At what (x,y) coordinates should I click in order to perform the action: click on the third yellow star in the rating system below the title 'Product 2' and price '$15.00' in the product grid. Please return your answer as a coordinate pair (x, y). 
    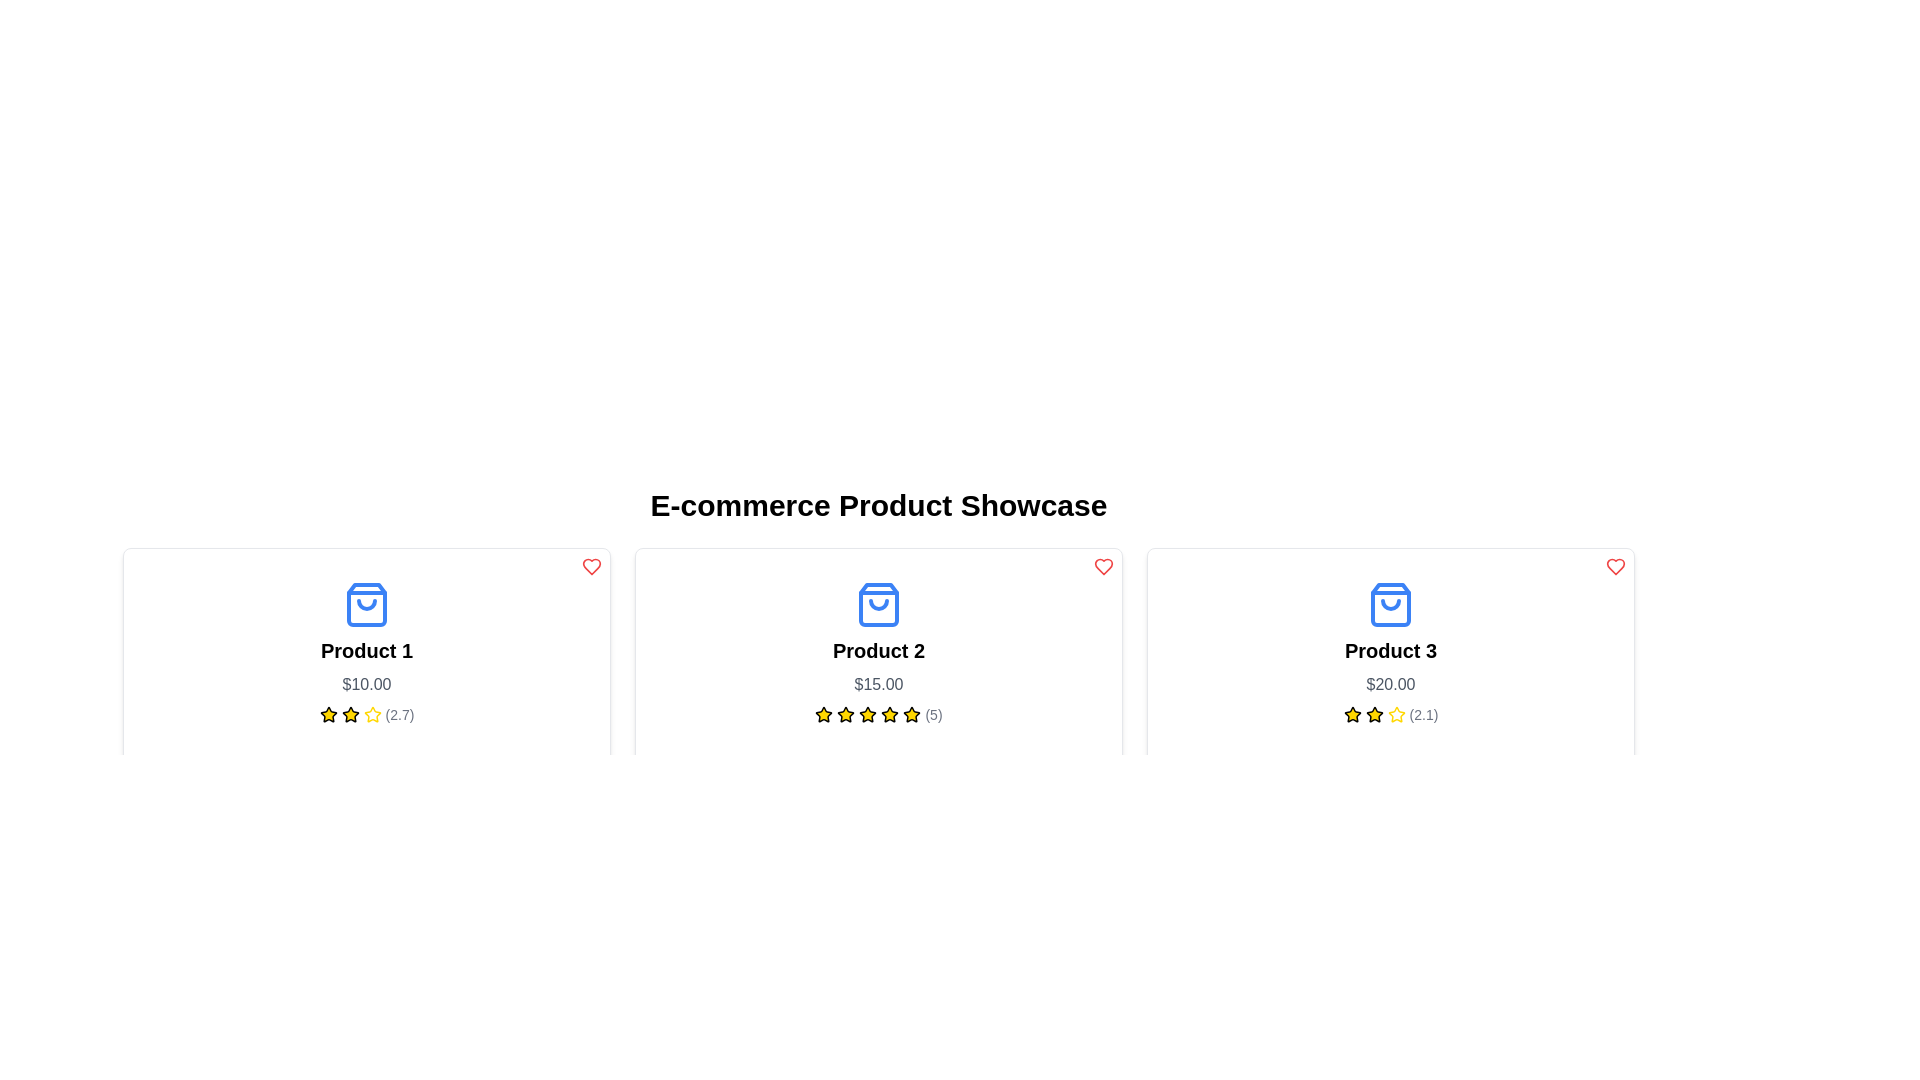
    Looking at the image, I should click on (889, 713).